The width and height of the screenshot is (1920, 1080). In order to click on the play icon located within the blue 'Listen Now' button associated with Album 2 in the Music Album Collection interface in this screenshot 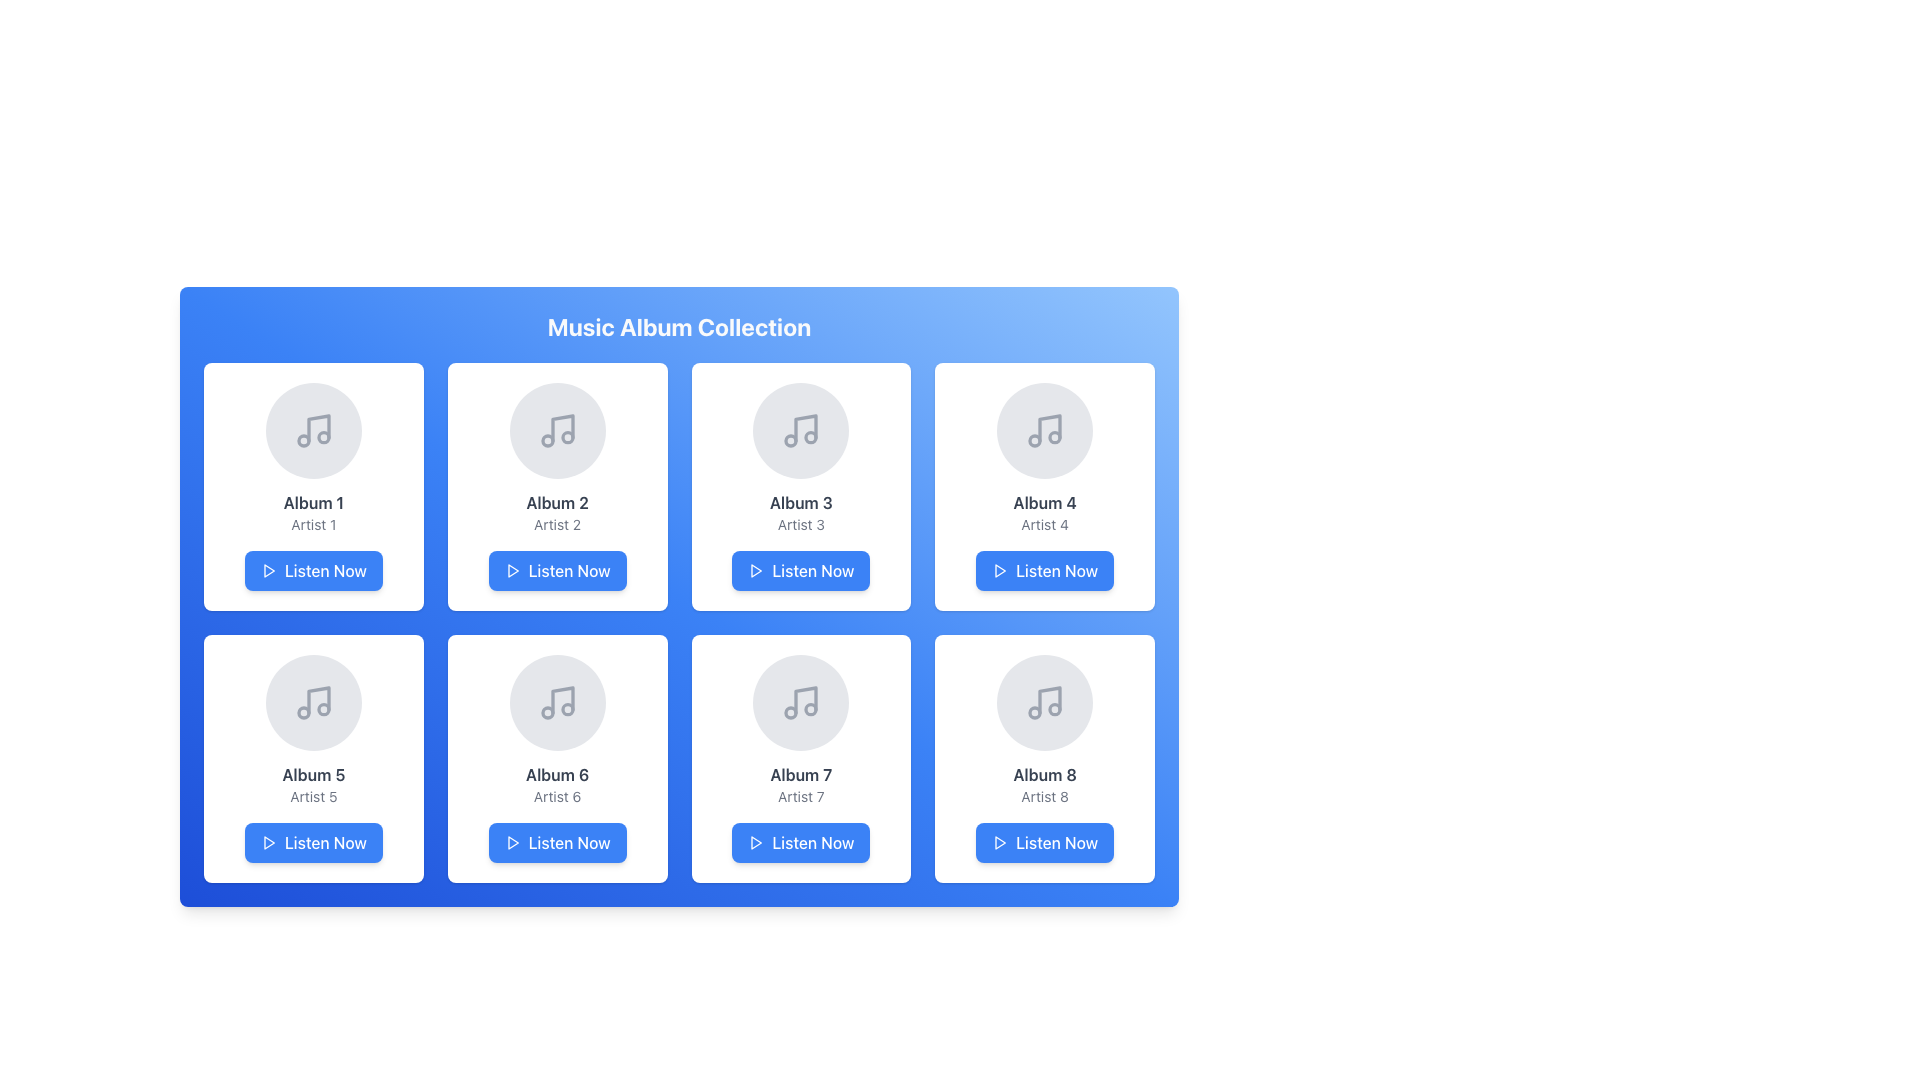, I will do `click(513, 570)`.